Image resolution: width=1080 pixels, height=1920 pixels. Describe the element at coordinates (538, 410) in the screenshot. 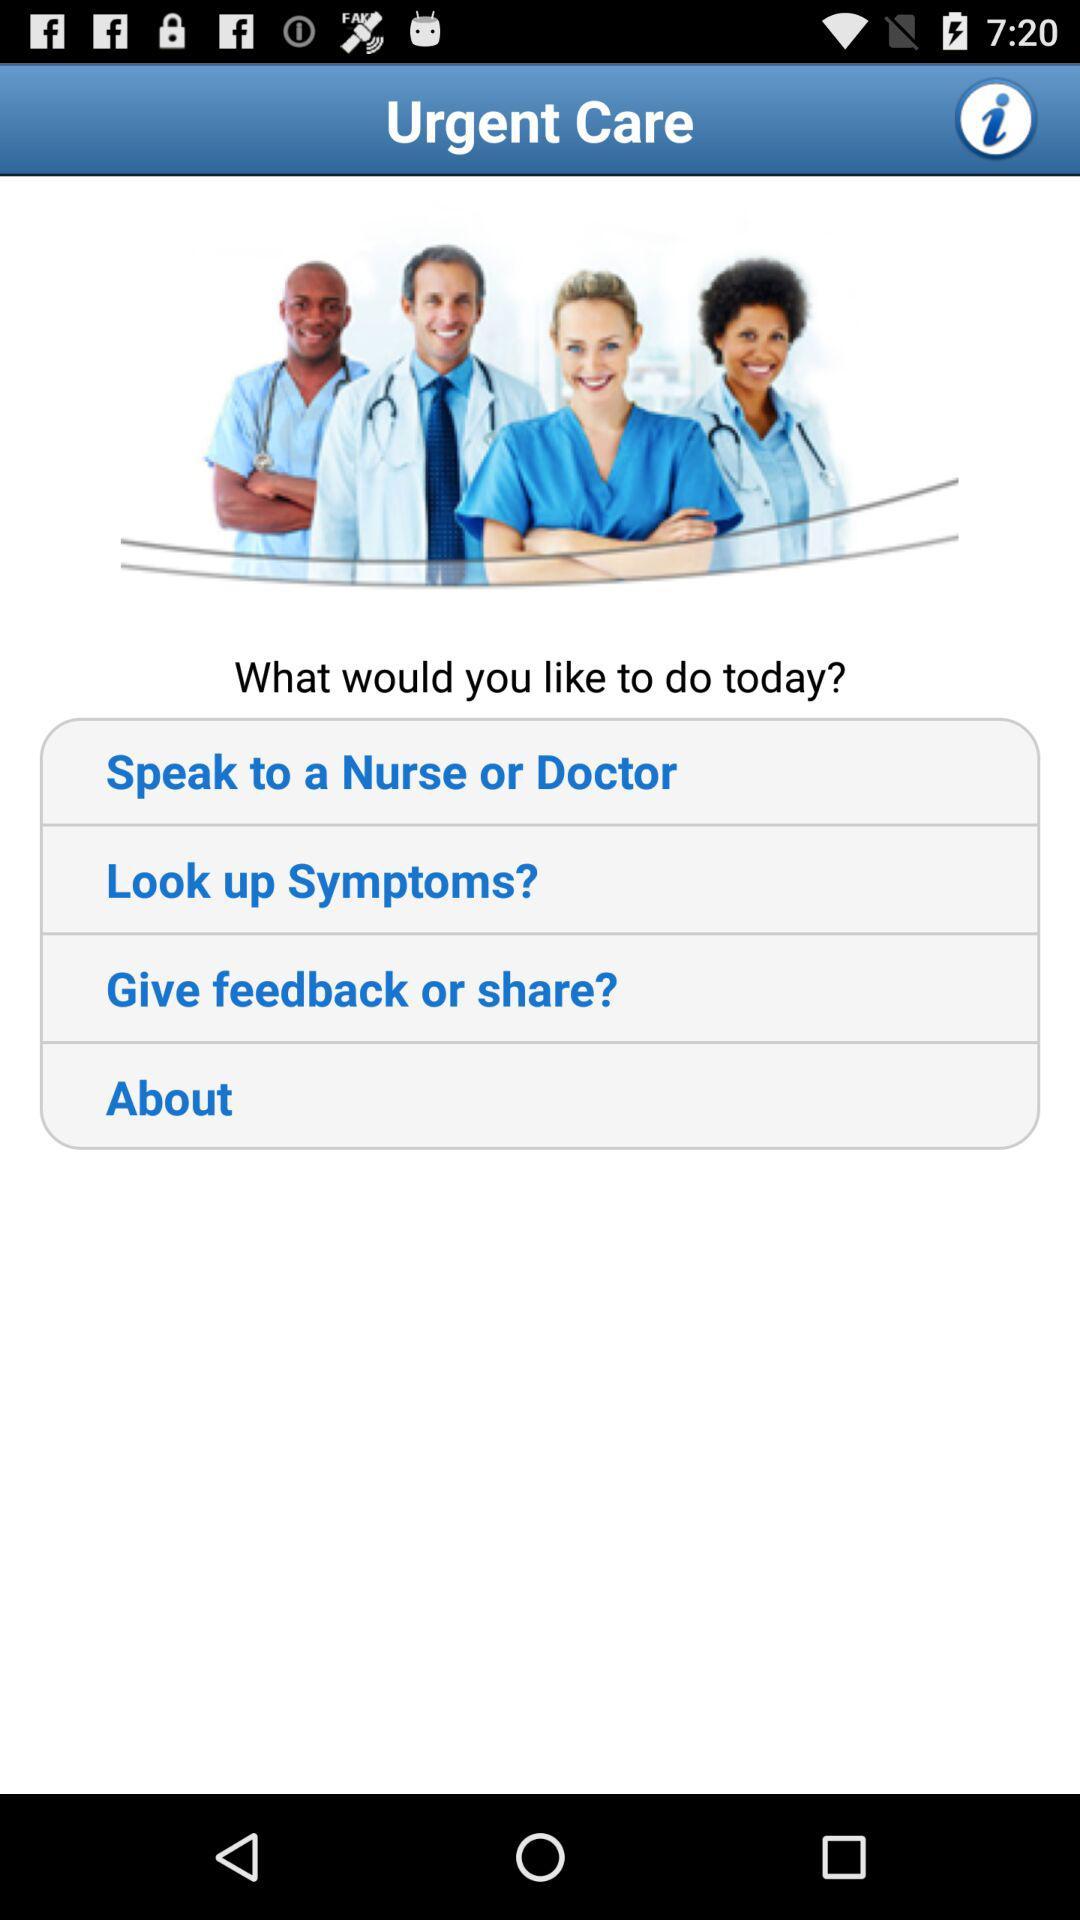

I see `icon above the what would you item` at that location.